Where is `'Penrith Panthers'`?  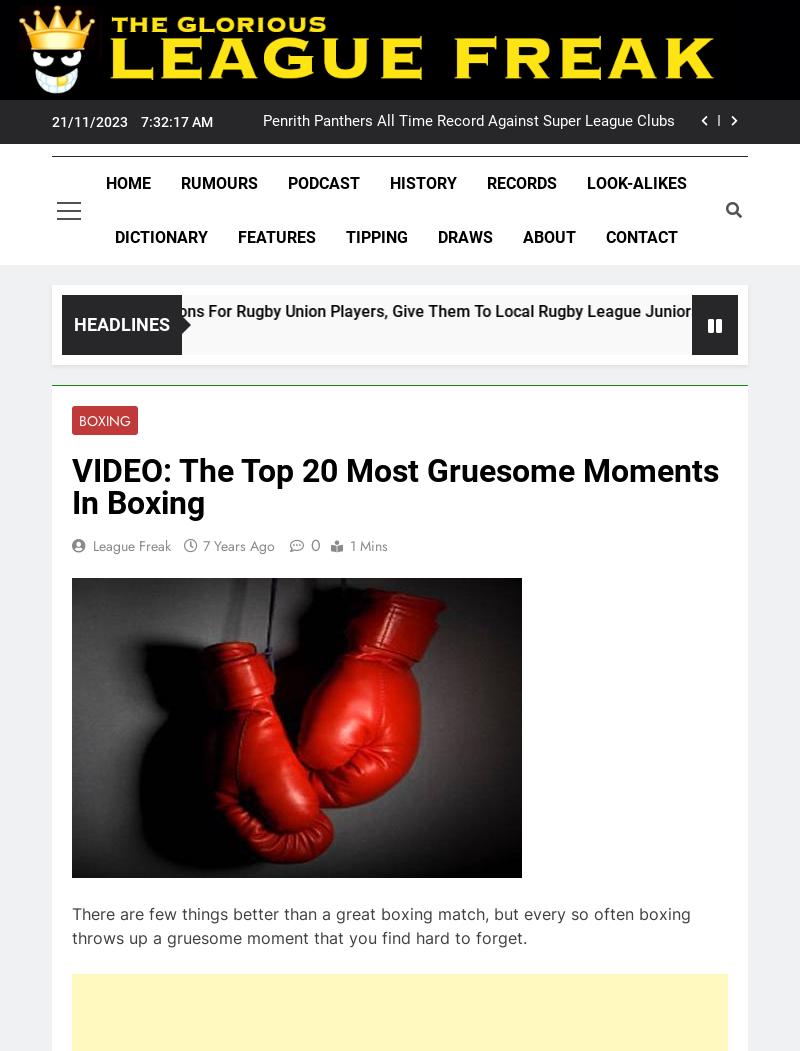 'Penrith Panthers' is located at coordinates (153, 170).